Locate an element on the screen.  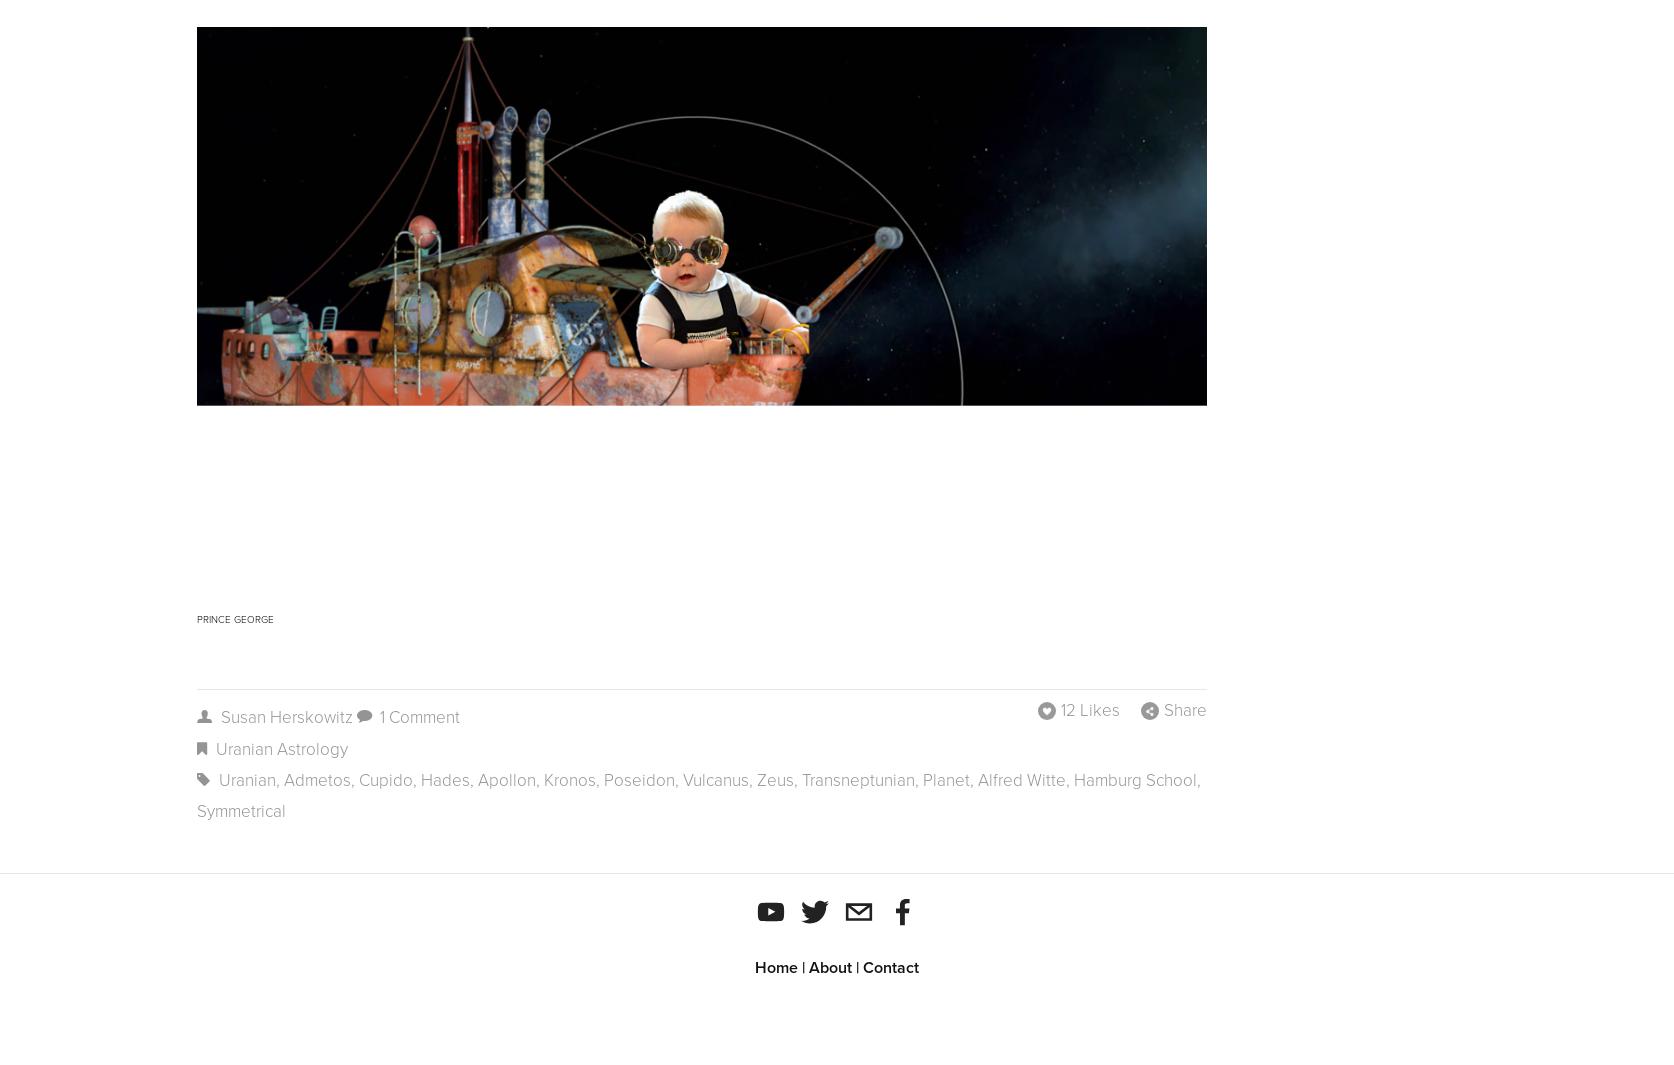
'Susan Herskowitz' is located at coordinates (285, 717).